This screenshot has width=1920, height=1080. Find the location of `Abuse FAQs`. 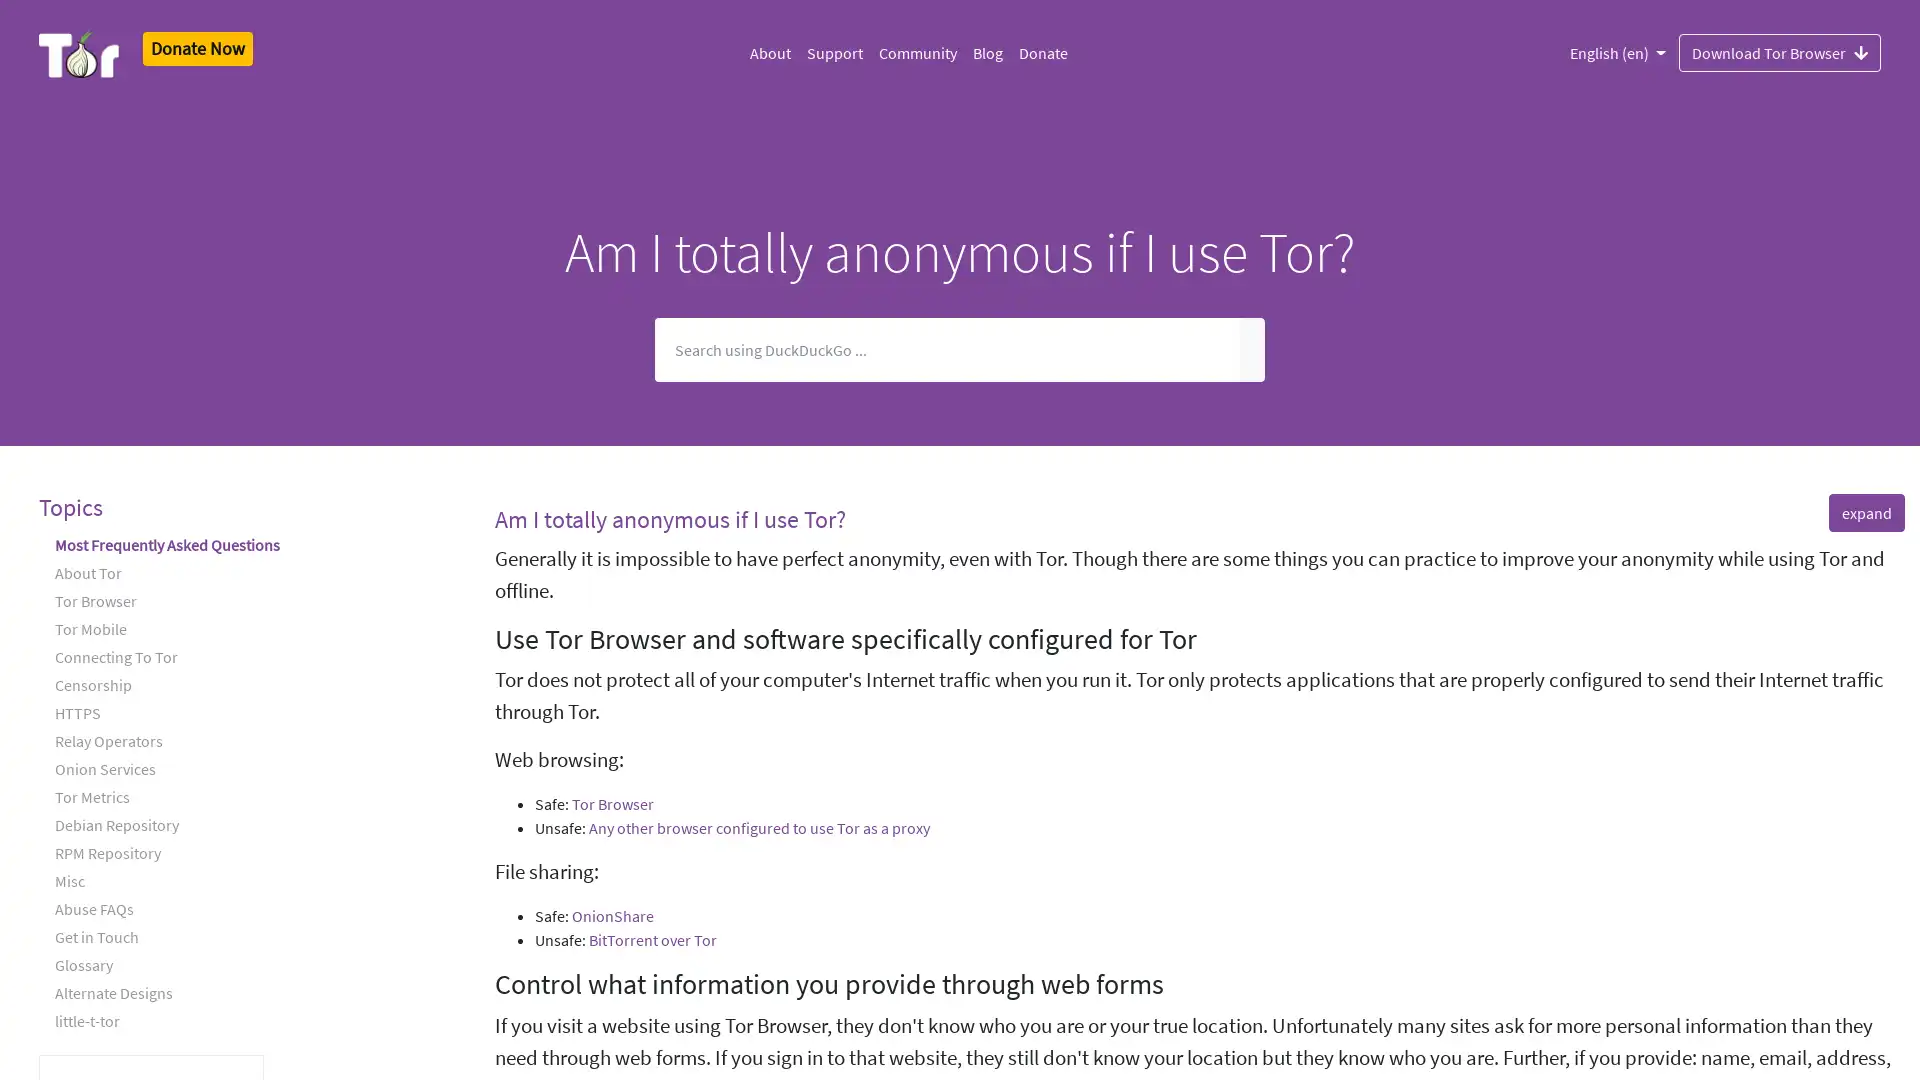

Abuse FAQs is located at coordinates (247, 907).